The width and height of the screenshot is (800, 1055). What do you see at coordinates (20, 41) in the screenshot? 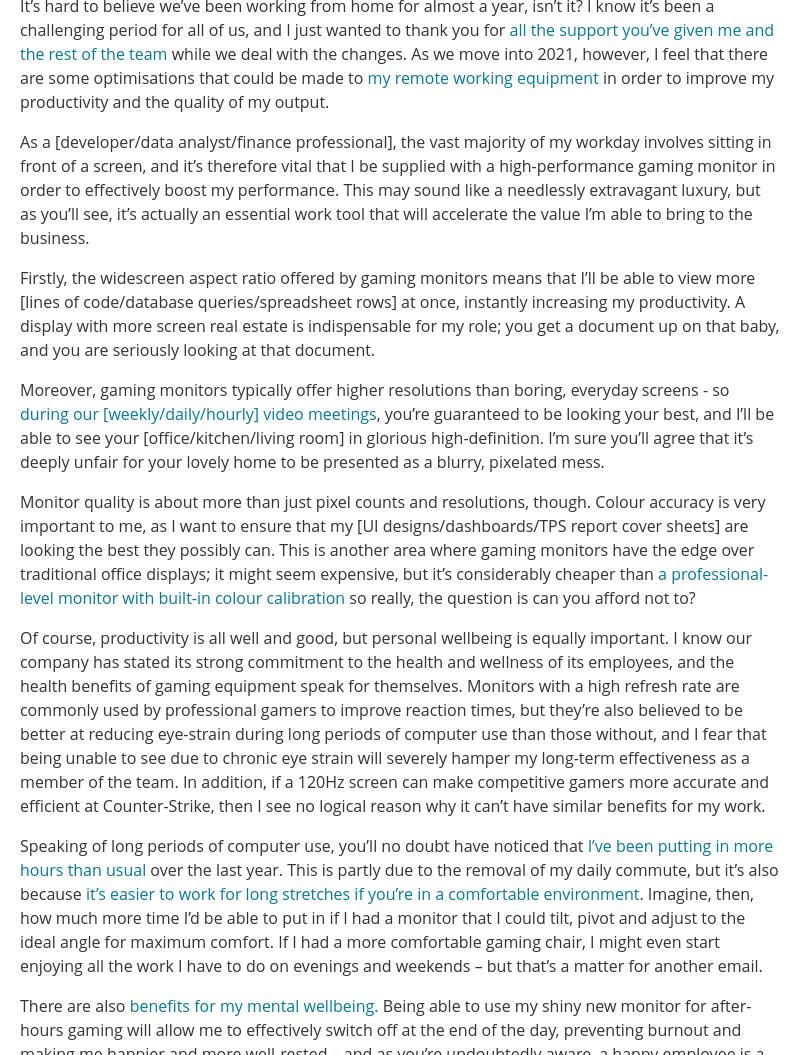
I see `'all the support you’ve given me and the rest of the team'` at bounding box center [20, 41].